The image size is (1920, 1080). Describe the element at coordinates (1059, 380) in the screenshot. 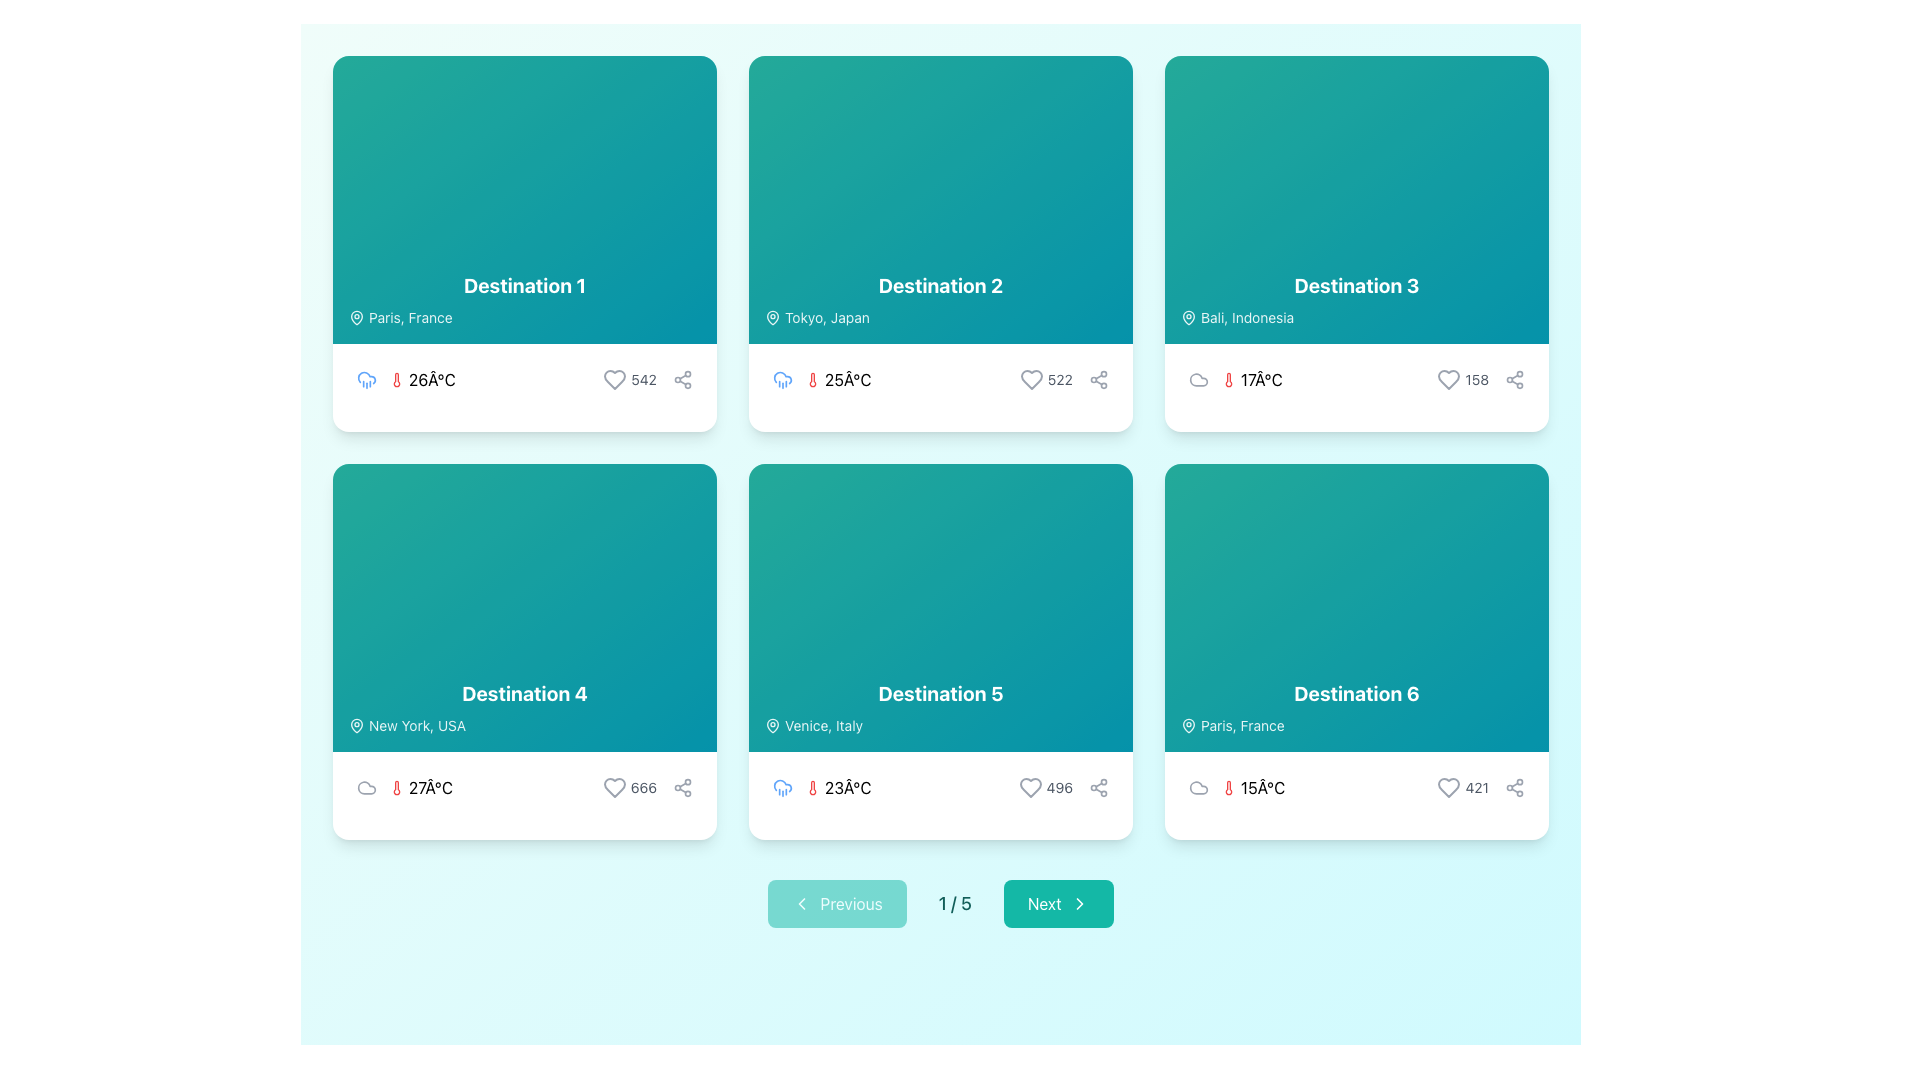

I see `the text display representing the count or rating for 'Destination 2', located to the right of the heart icon in the bottom-right corner of the card` at that location.